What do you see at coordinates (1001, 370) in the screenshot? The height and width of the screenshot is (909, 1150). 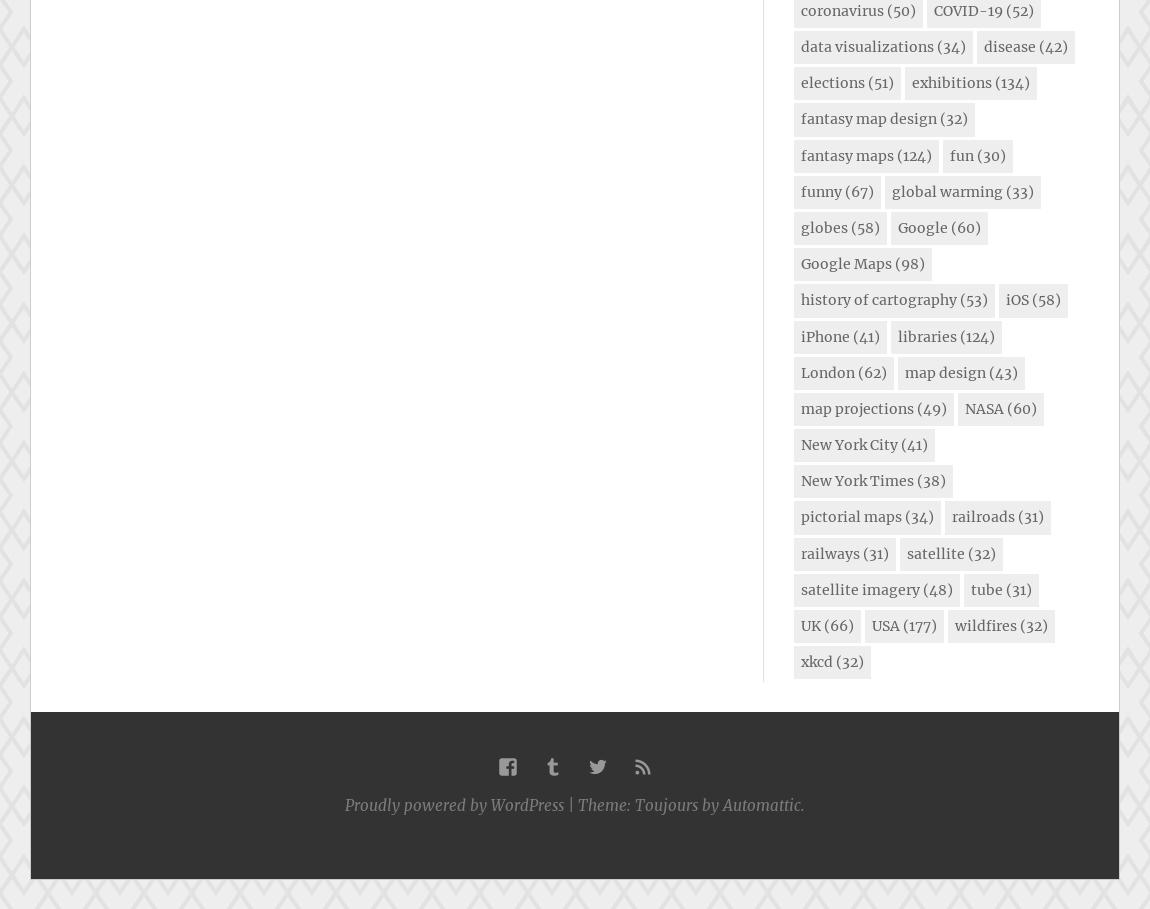 I see `'(43)'` at bounding box center [1001, 370].